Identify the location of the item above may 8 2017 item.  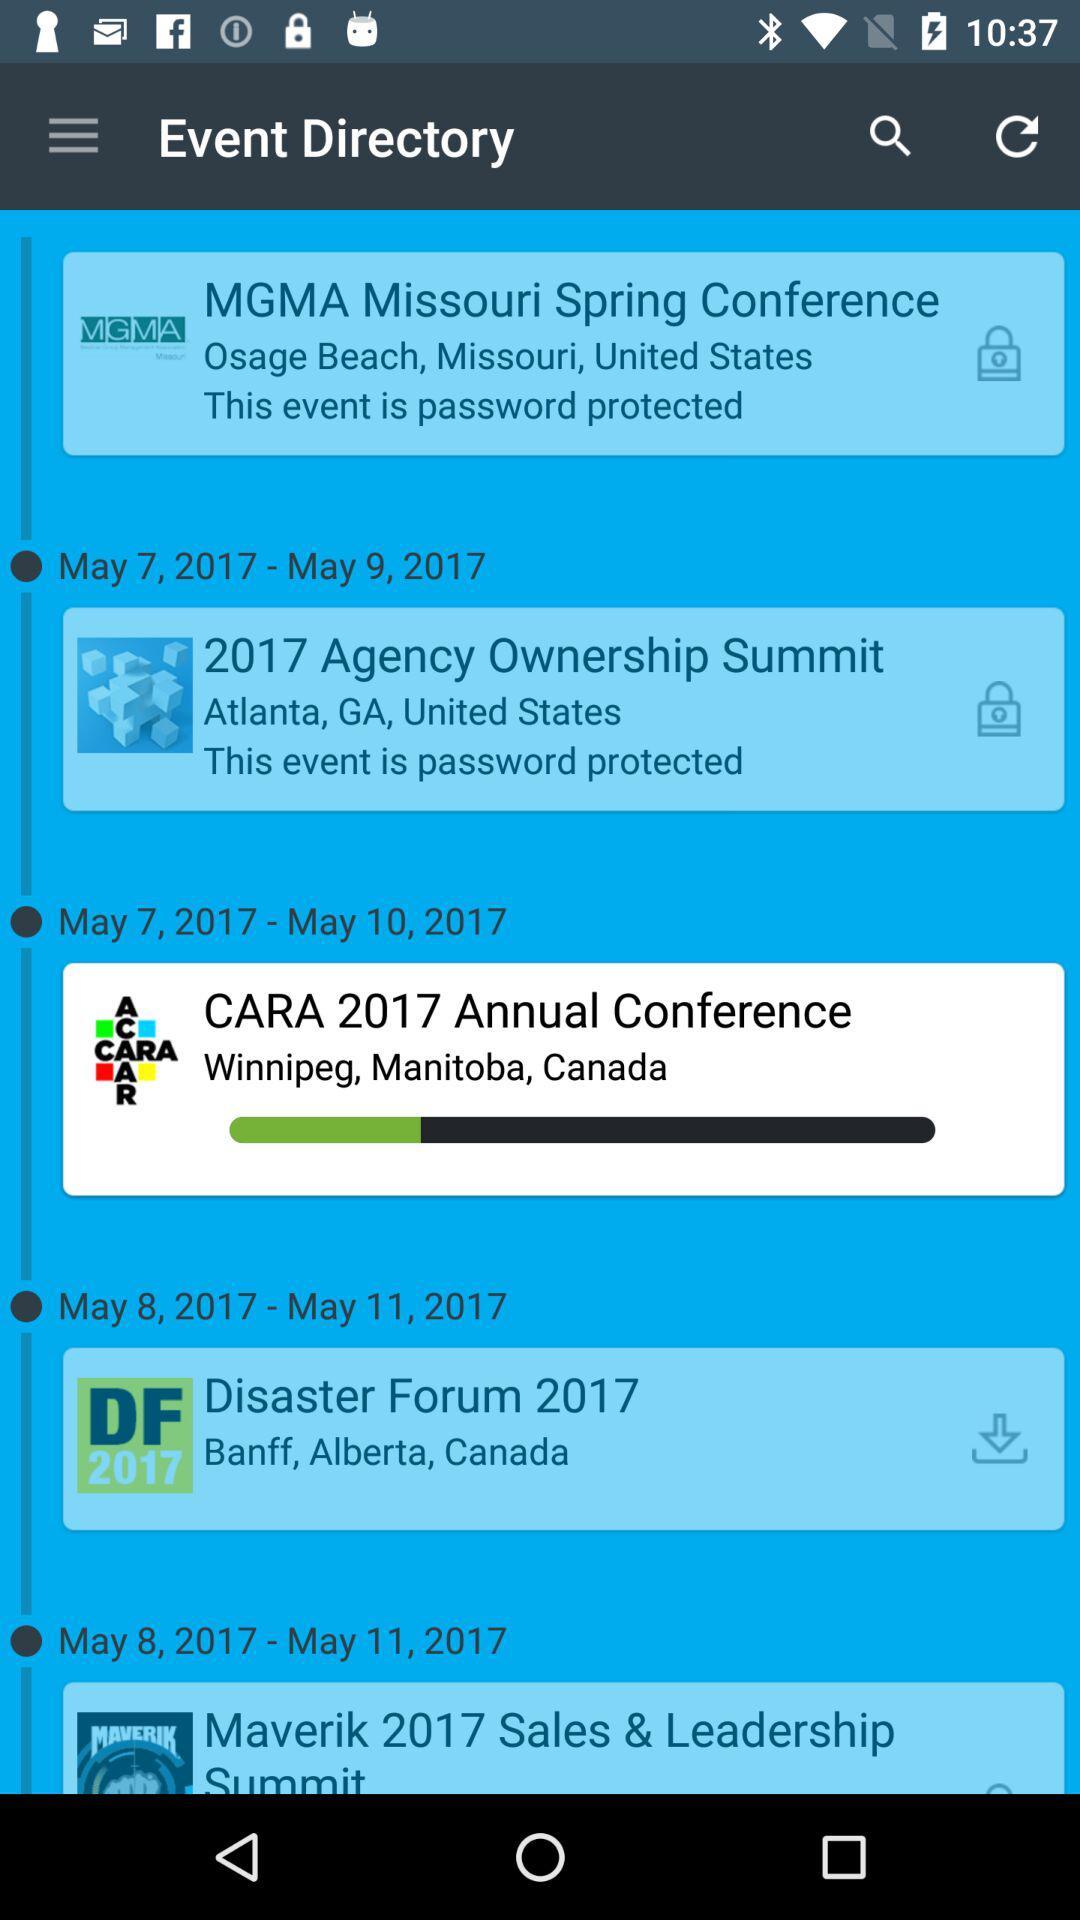
(999, 1437).